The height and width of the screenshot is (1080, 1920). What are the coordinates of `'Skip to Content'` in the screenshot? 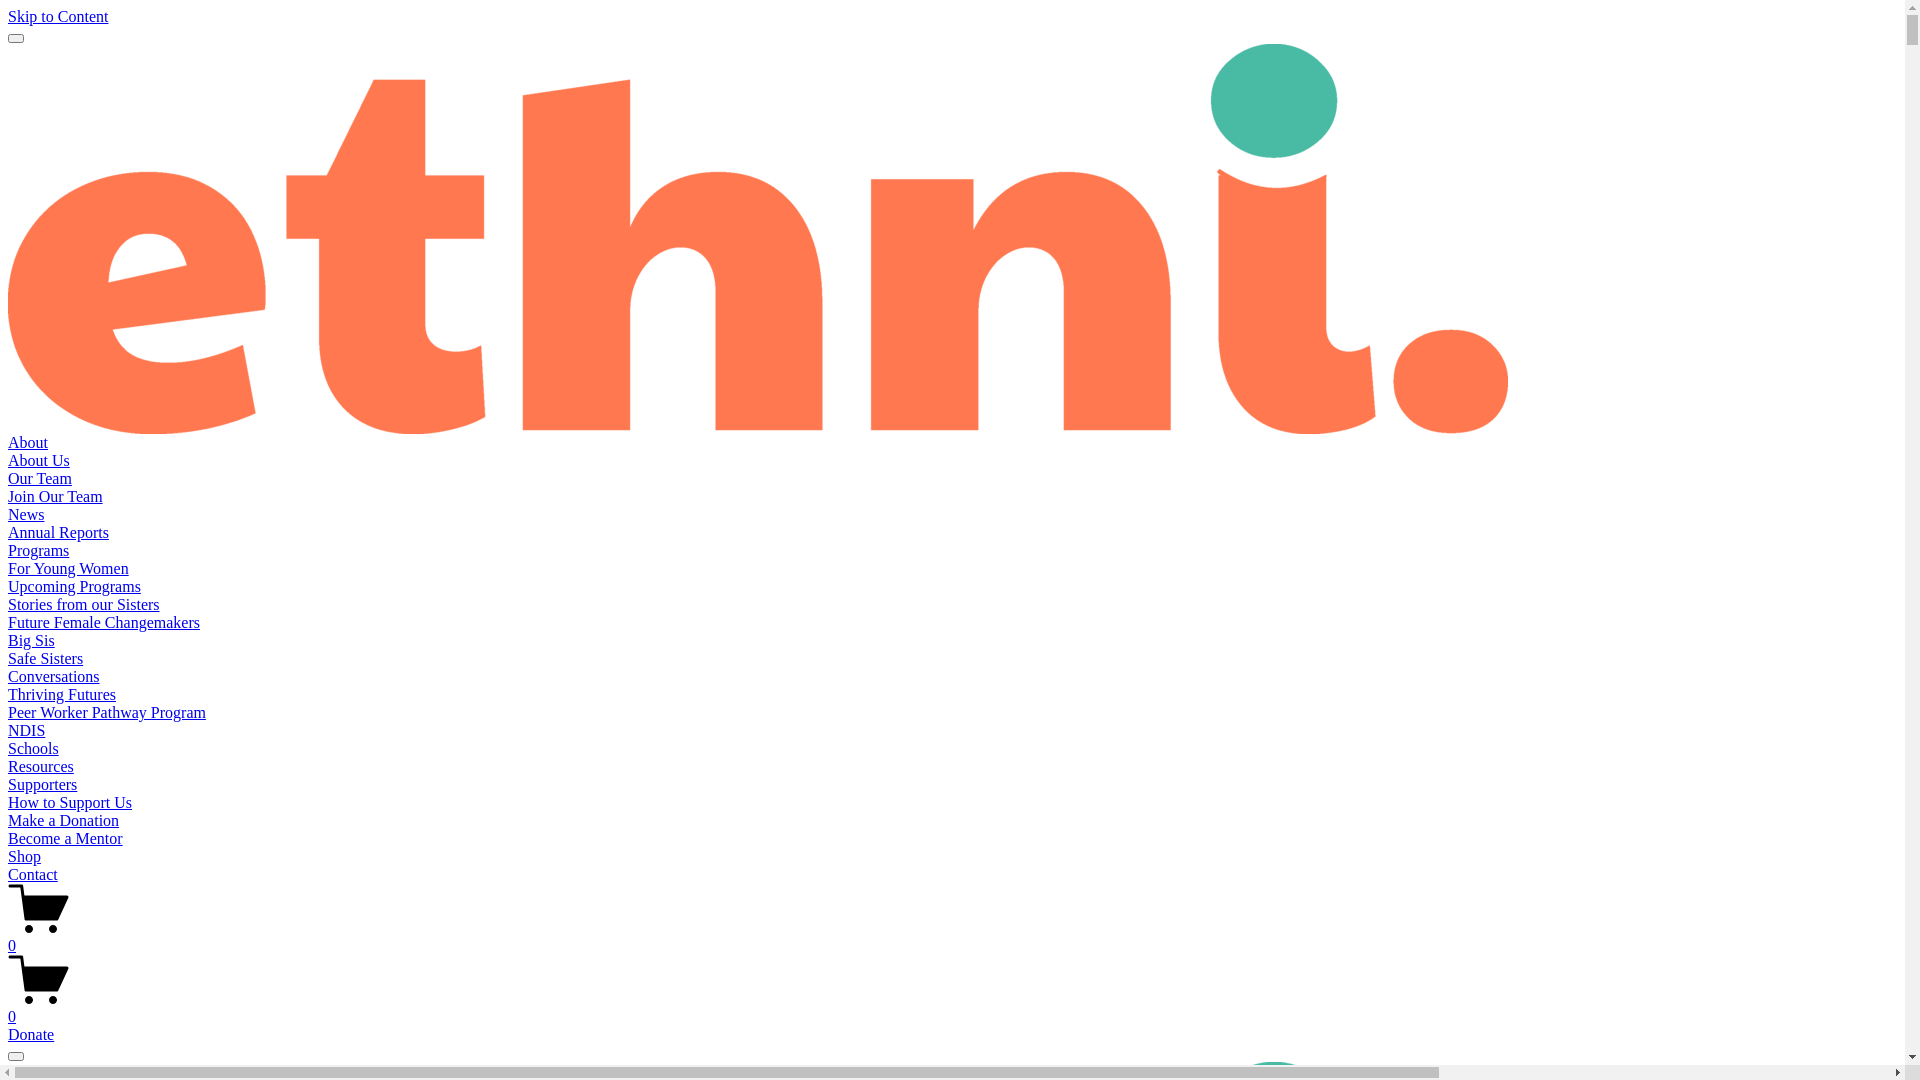 It's located at (8, 16).